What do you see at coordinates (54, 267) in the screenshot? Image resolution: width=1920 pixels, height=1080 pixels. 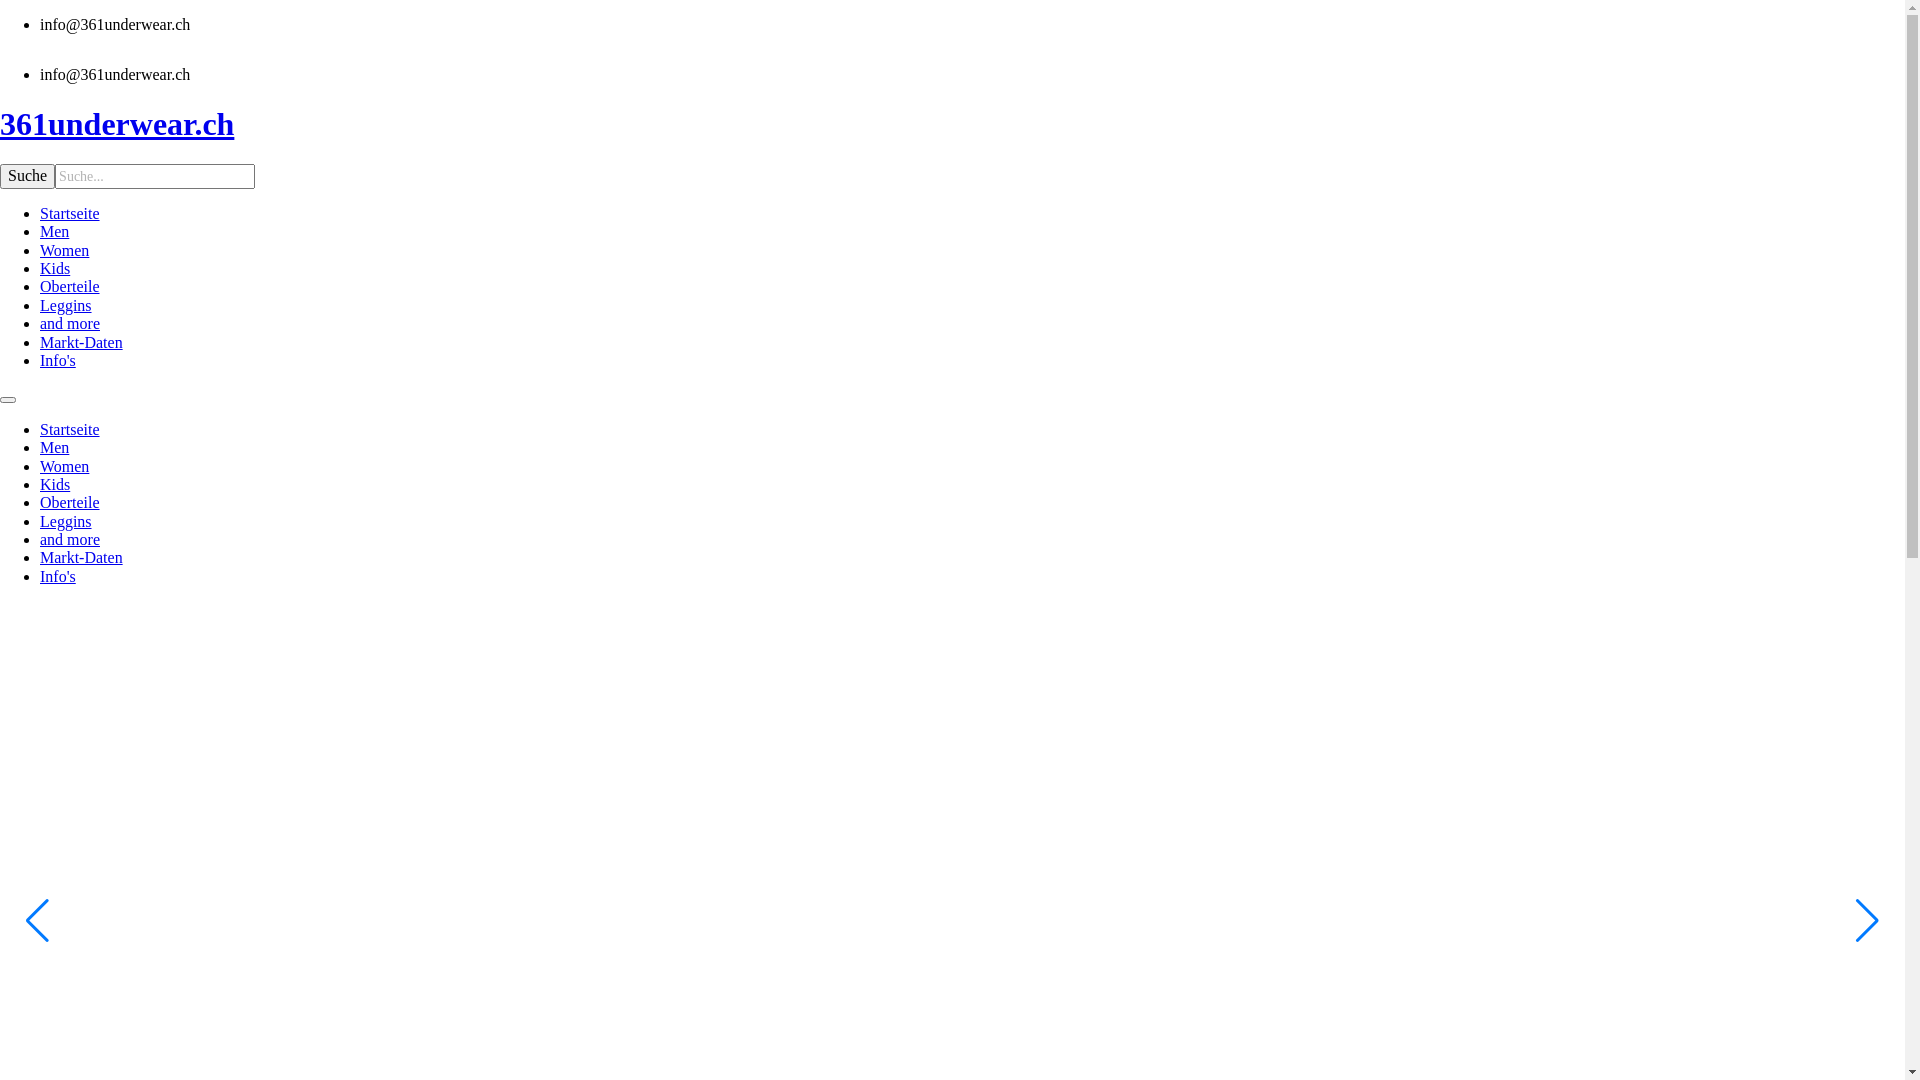 I see `'Kids'` at bounding box center [54, 267].